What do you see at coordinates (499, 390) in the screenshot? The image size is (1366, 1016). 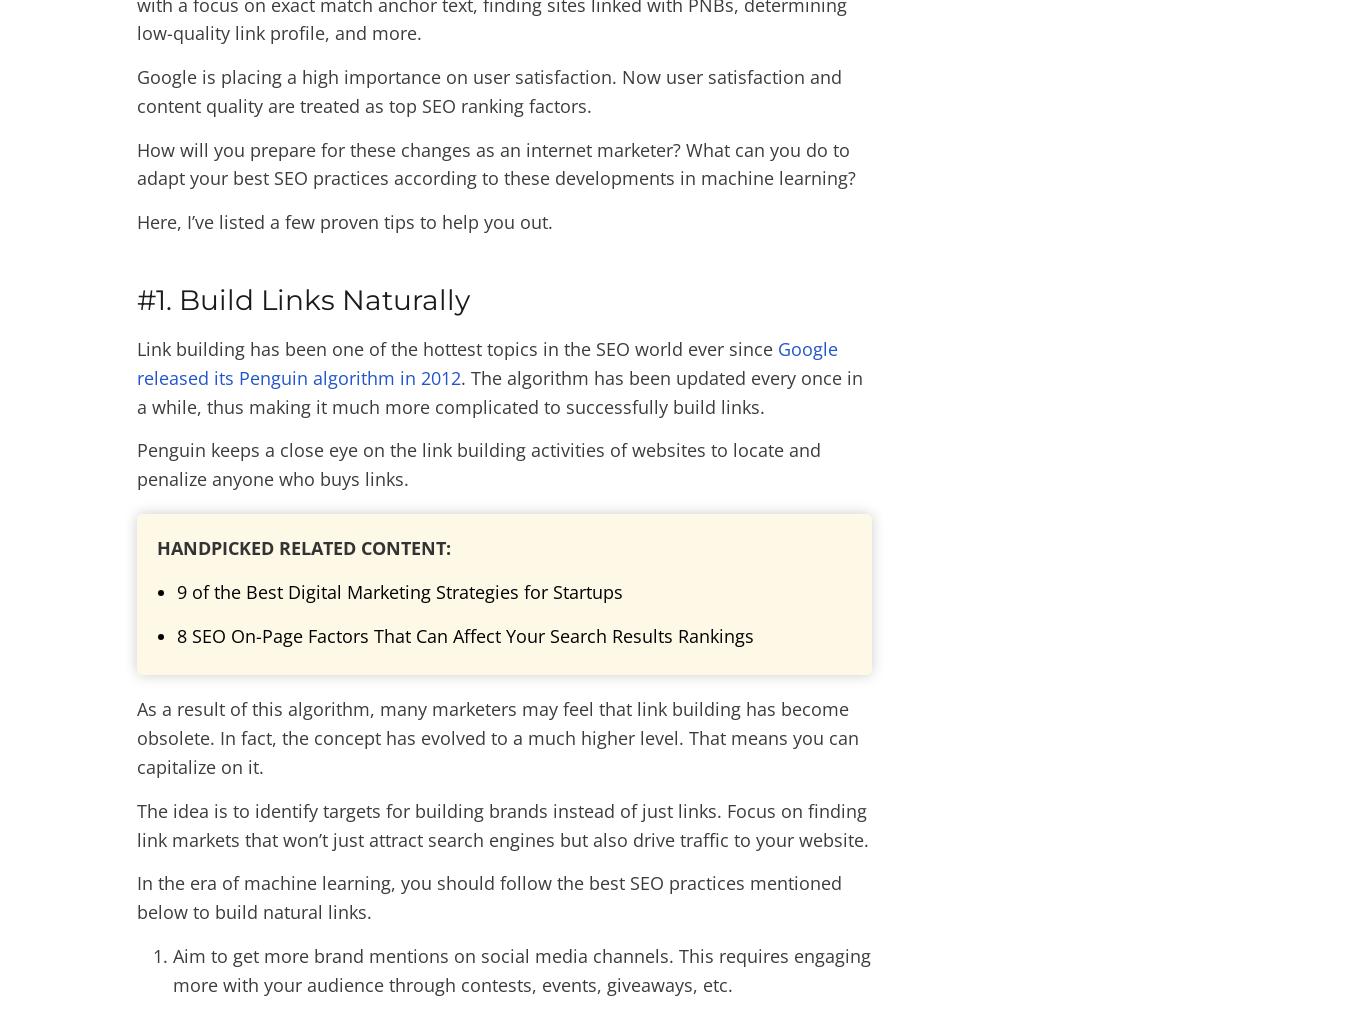 I see `'. The algorithm has been updated every once in a while, thus making it much more complicated to successfully build links.'` at bounding box center [499, 390].